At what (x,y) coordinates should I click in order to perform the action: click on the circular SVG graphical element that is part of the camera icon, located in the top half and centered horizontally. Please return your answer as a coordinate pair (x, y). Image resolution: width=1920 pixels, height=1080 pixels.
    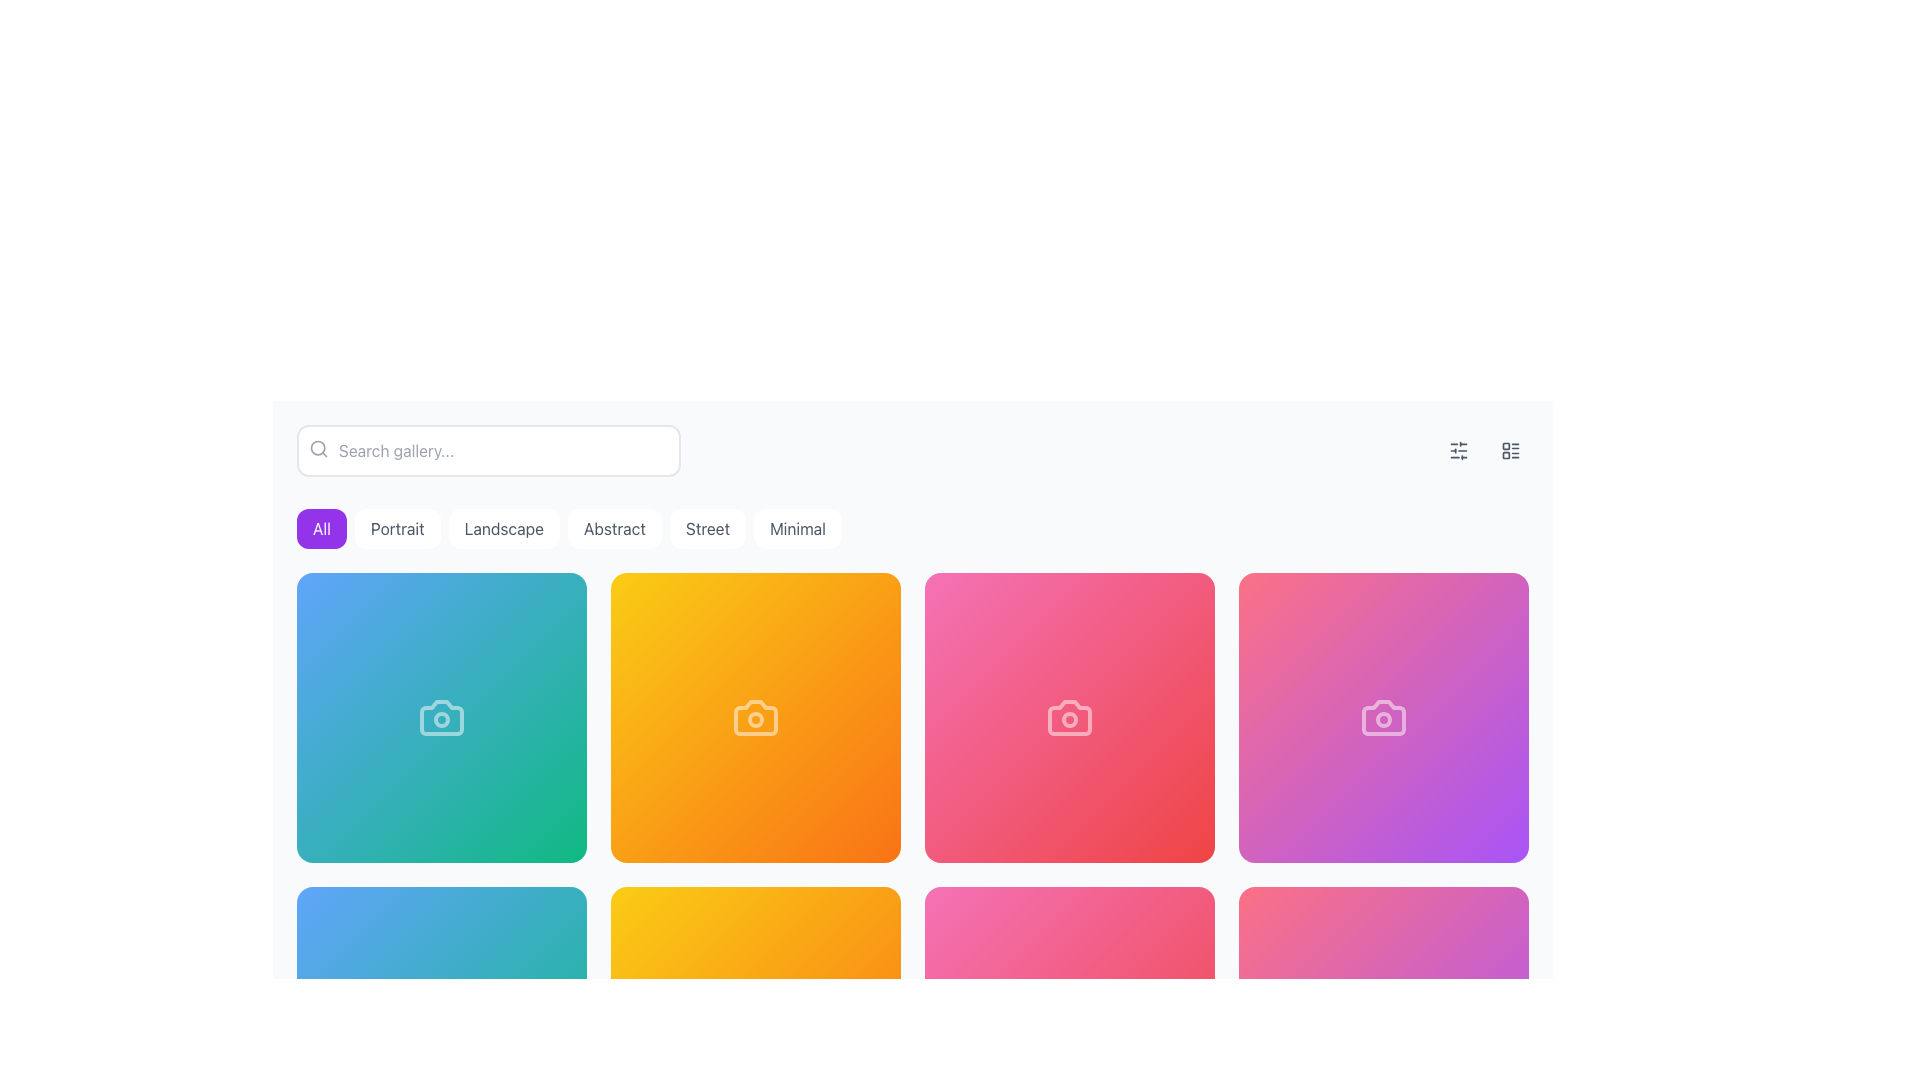
    Looking at the image, I should click on (440, 720).